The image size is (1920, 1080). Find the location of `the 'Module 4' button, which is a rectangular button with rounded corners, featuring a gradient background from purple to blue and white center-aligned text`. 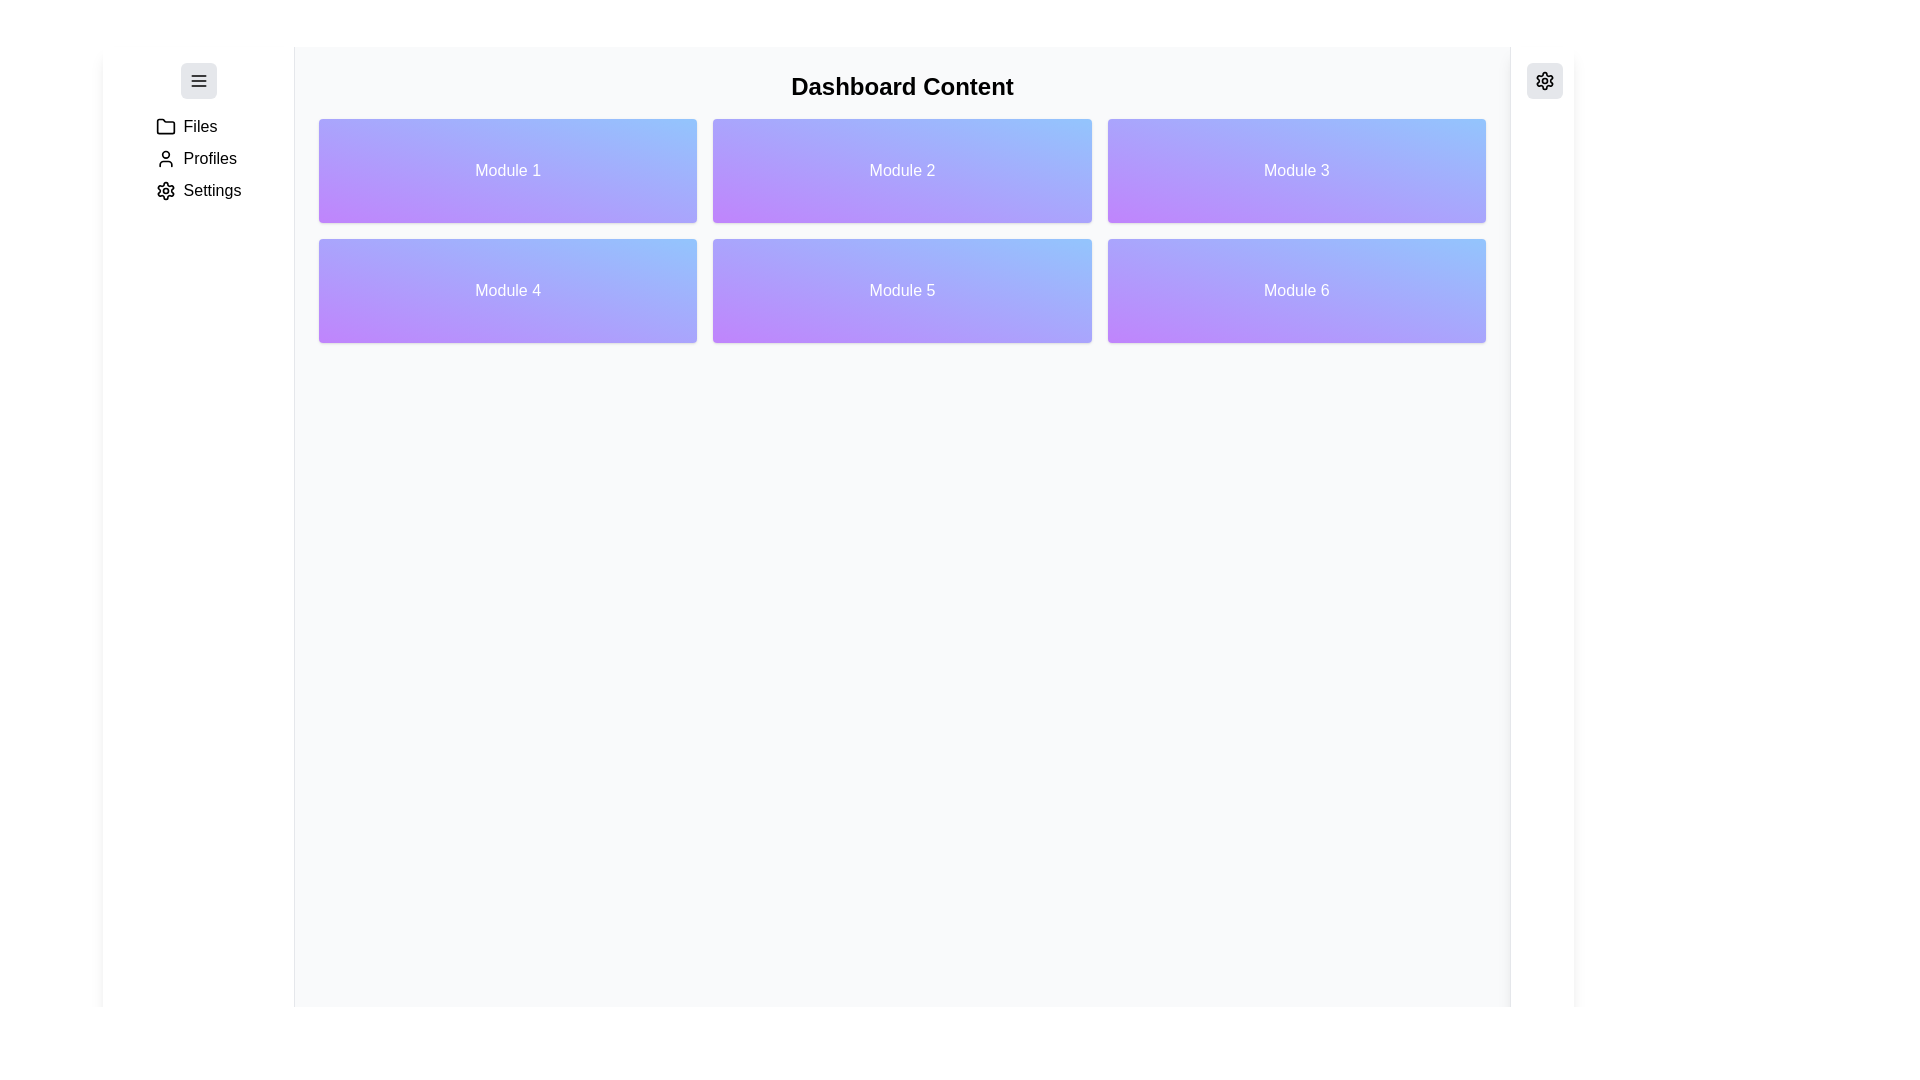

the 'Module 4' button, which is a rectangular button with rounded corners, featuring a gradient background from purple to blue and white center-aligned text is located at coordinates (508, 290).